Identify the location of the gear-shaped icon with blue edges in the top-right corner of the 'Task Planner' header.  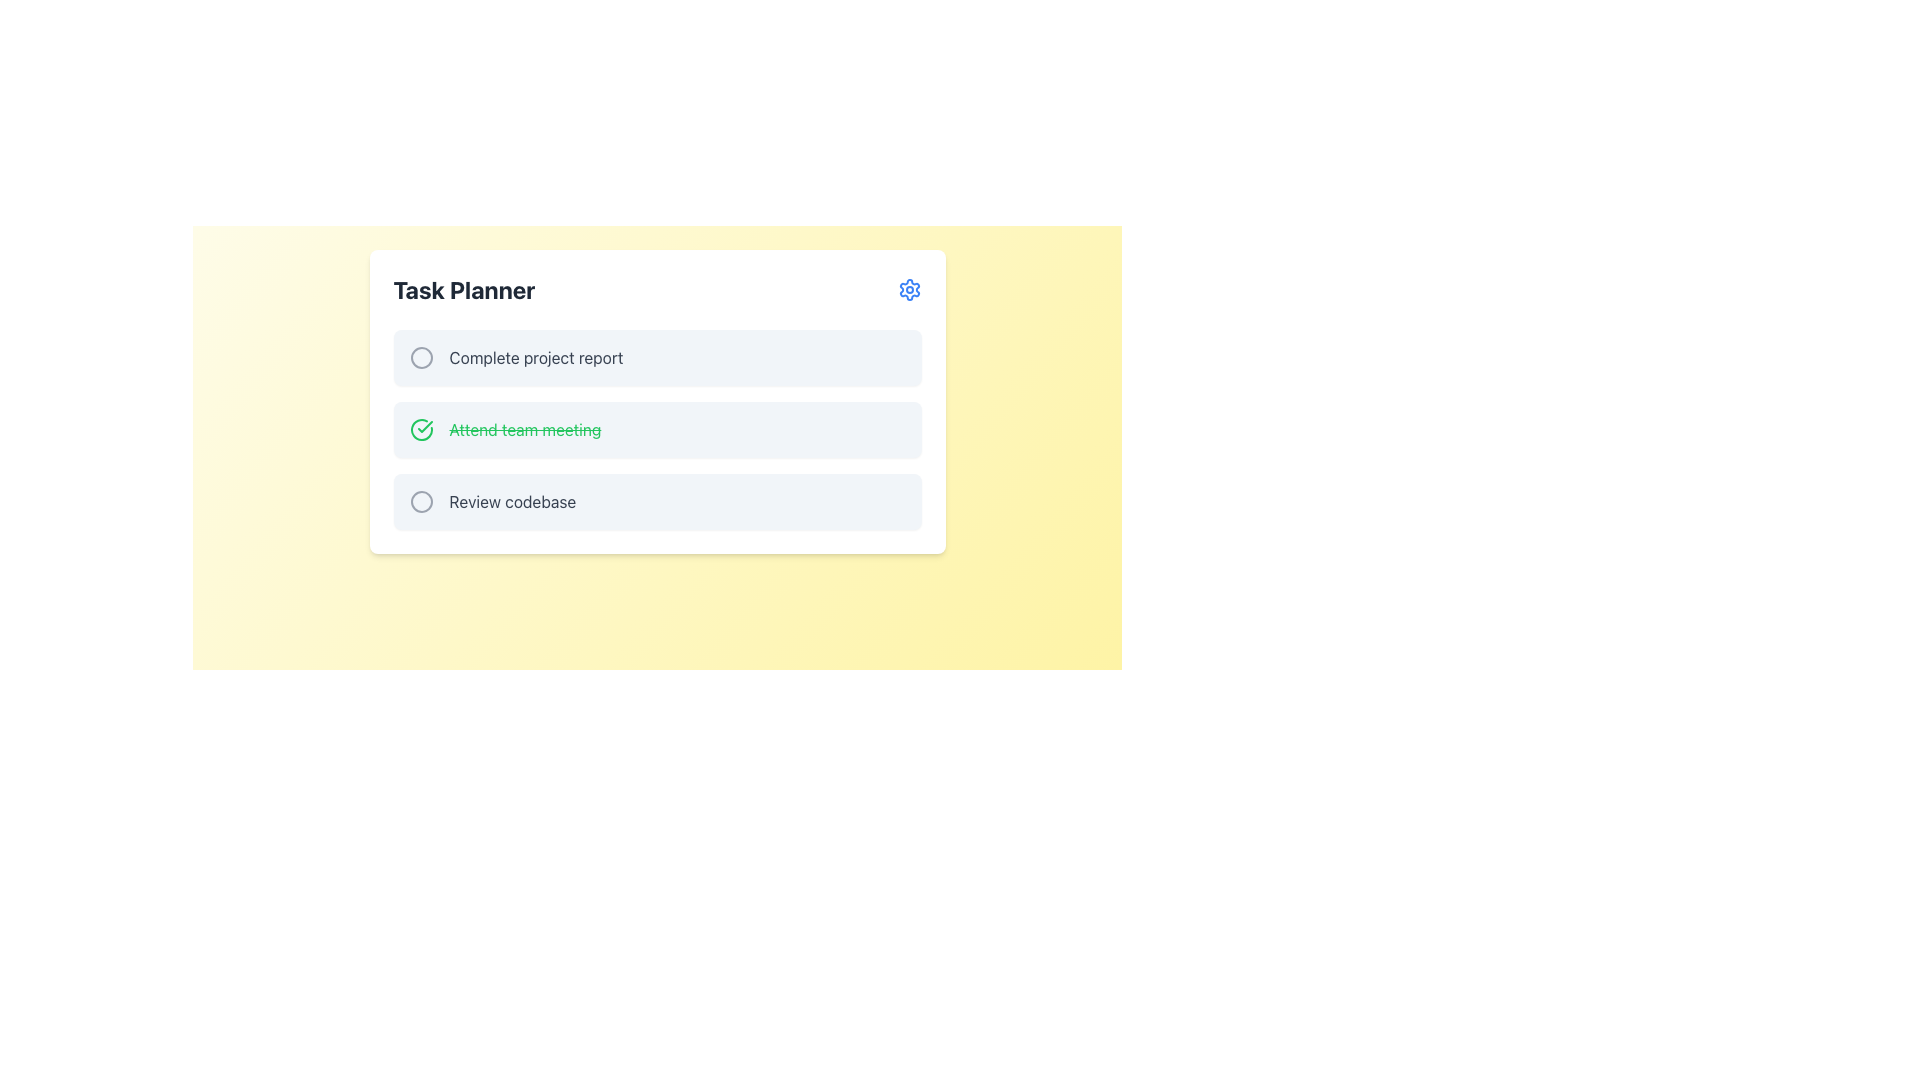
(908, 289).